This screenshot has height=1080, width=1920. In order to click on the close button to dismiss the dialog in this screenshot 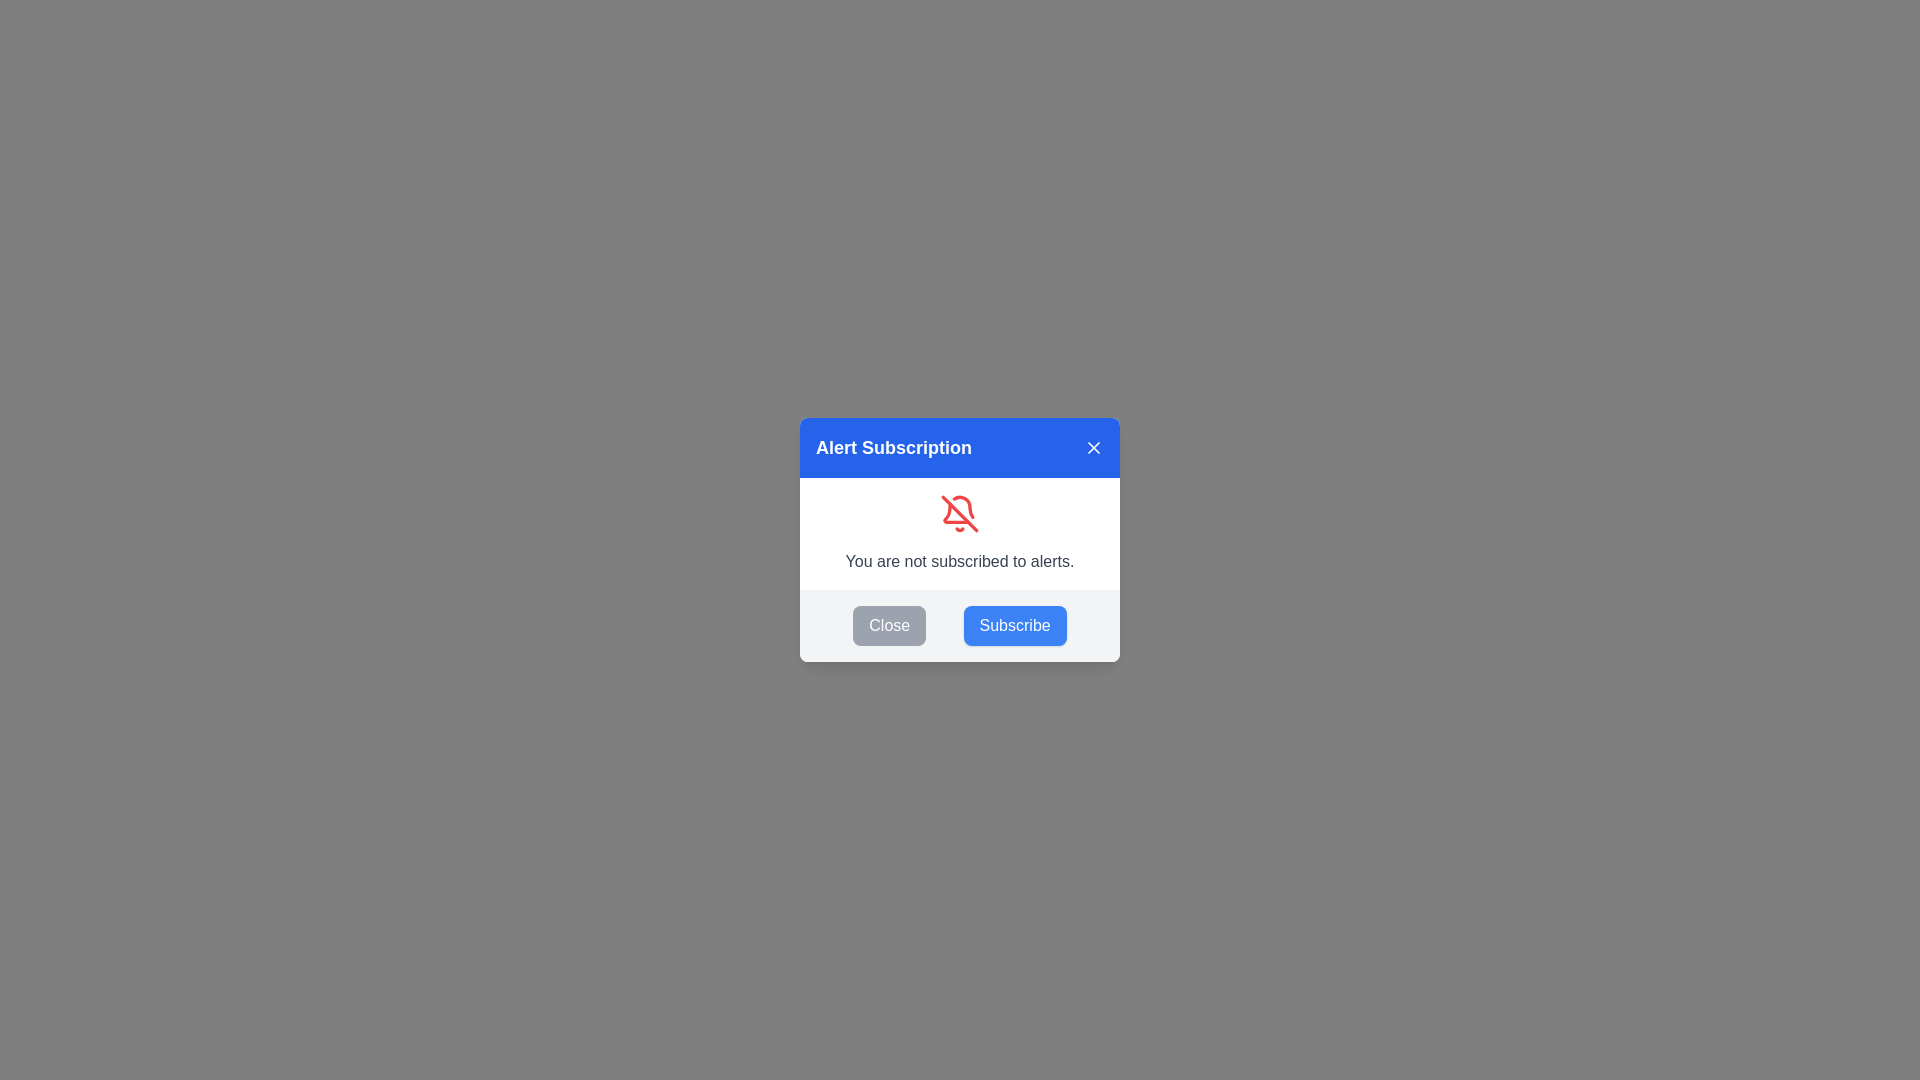, I will do `click(1093, 446)`.